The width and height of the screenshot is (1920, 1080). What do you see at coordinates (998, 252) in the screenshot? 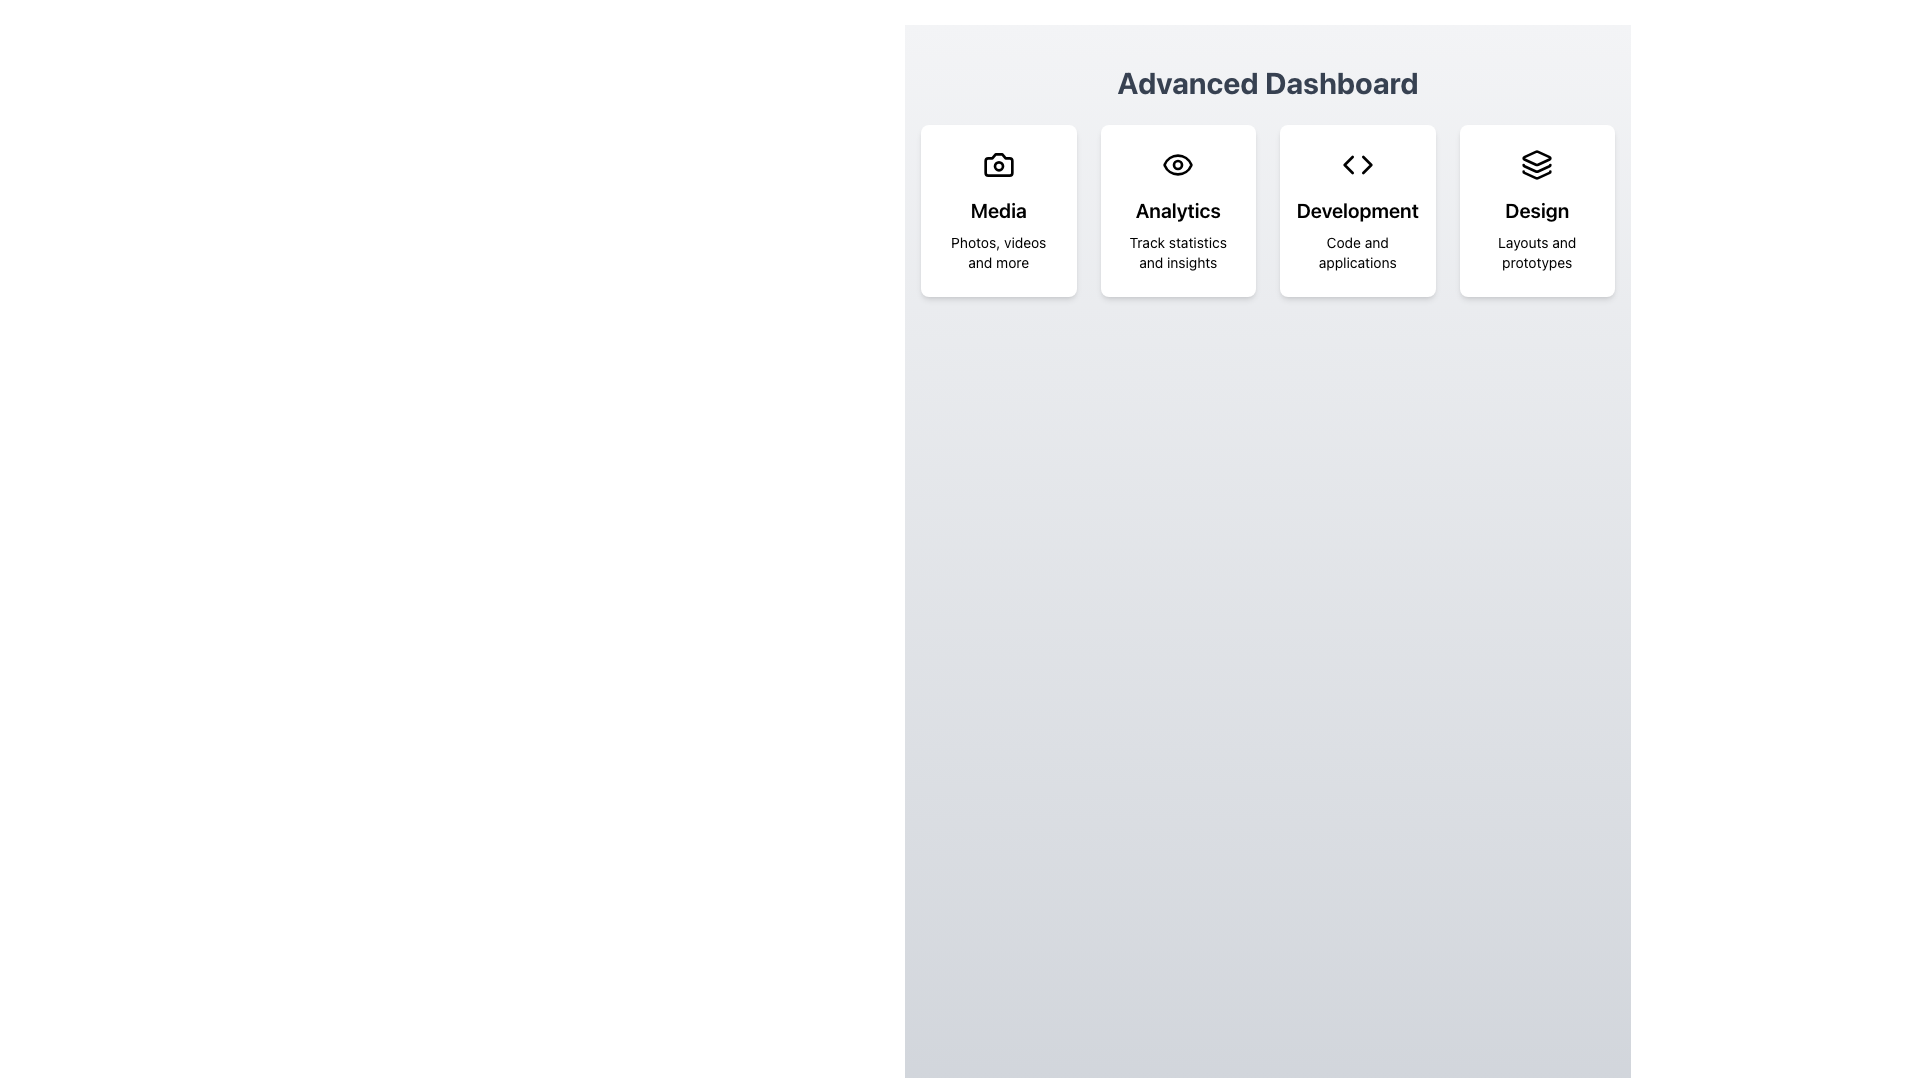
I see `the Static Text element that provides supplementary descriptive information about the 'Media' section, located at the bottom of the 'Media' card beneath the title 'Media'` at bounding box center [998, 252].